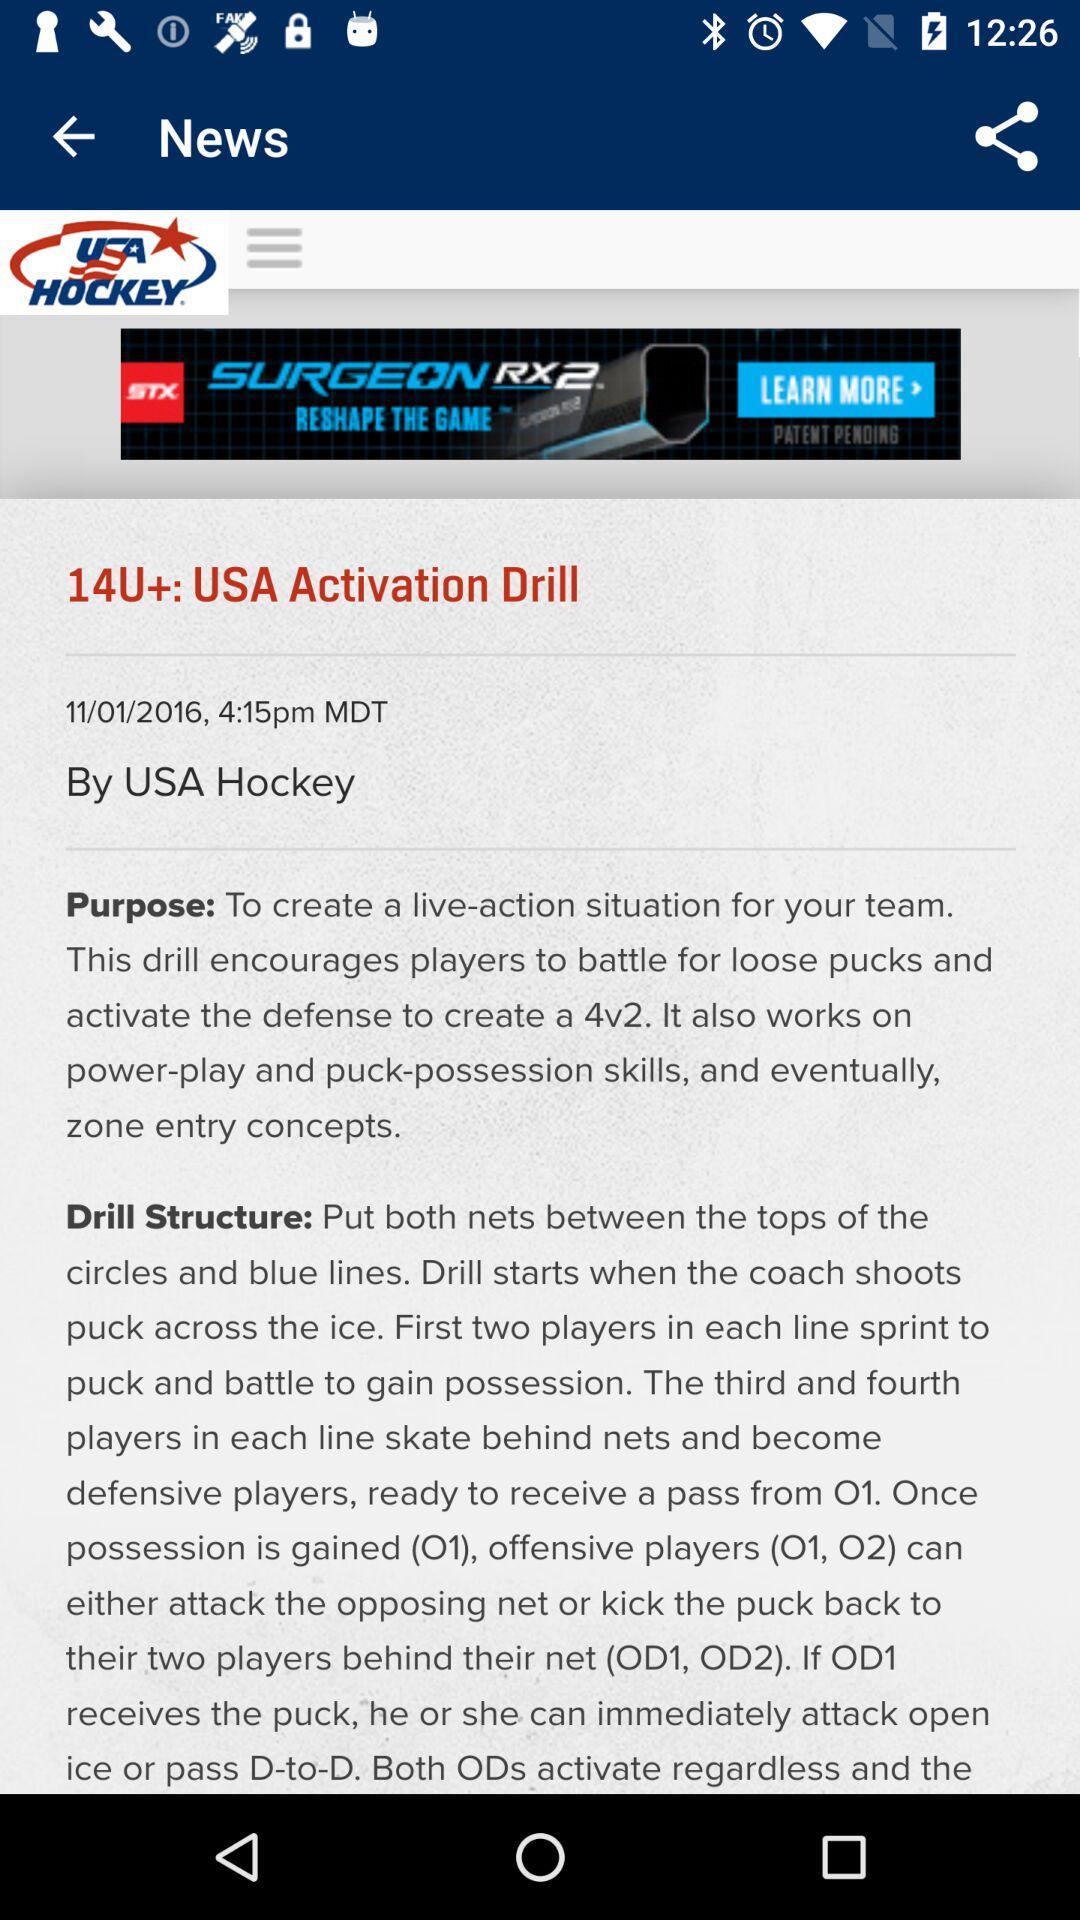 This screenshot has height=1920, width=1080. I want to click on read content, so click(540, 1002).